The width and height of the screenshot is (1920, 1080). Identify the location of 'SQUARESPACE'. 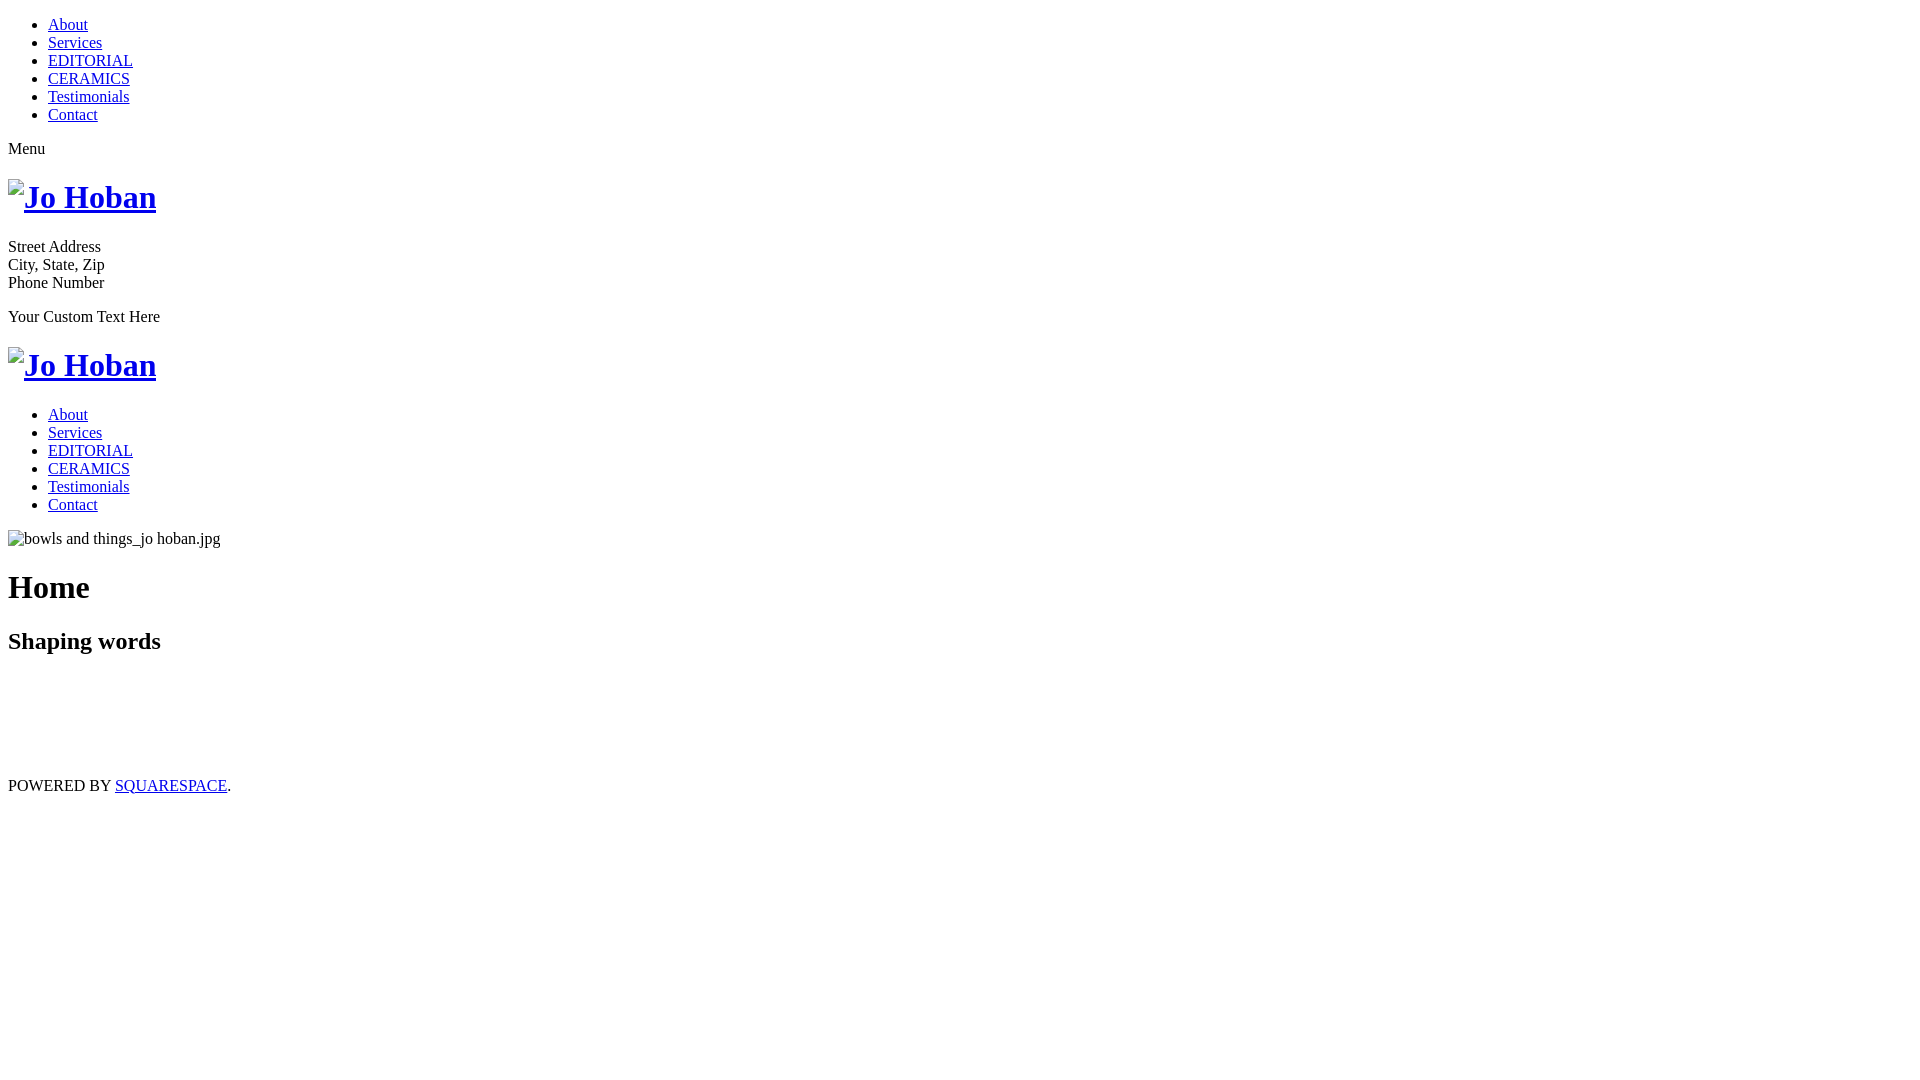
(171, 784).